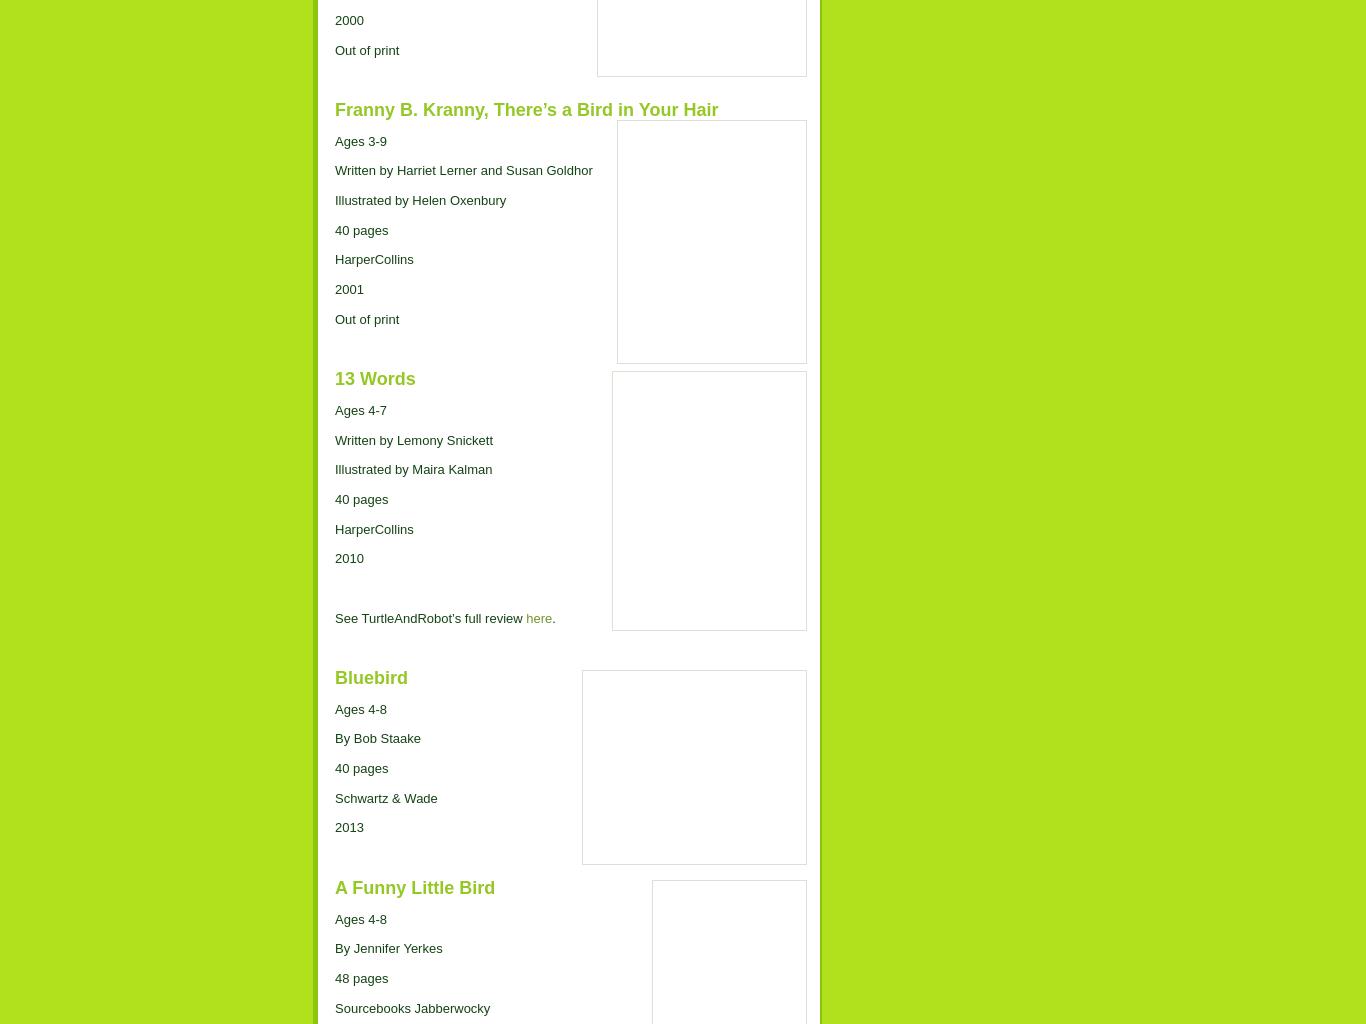 The image size is (1366, 1024). I want to click on '.', so click(552, 617).